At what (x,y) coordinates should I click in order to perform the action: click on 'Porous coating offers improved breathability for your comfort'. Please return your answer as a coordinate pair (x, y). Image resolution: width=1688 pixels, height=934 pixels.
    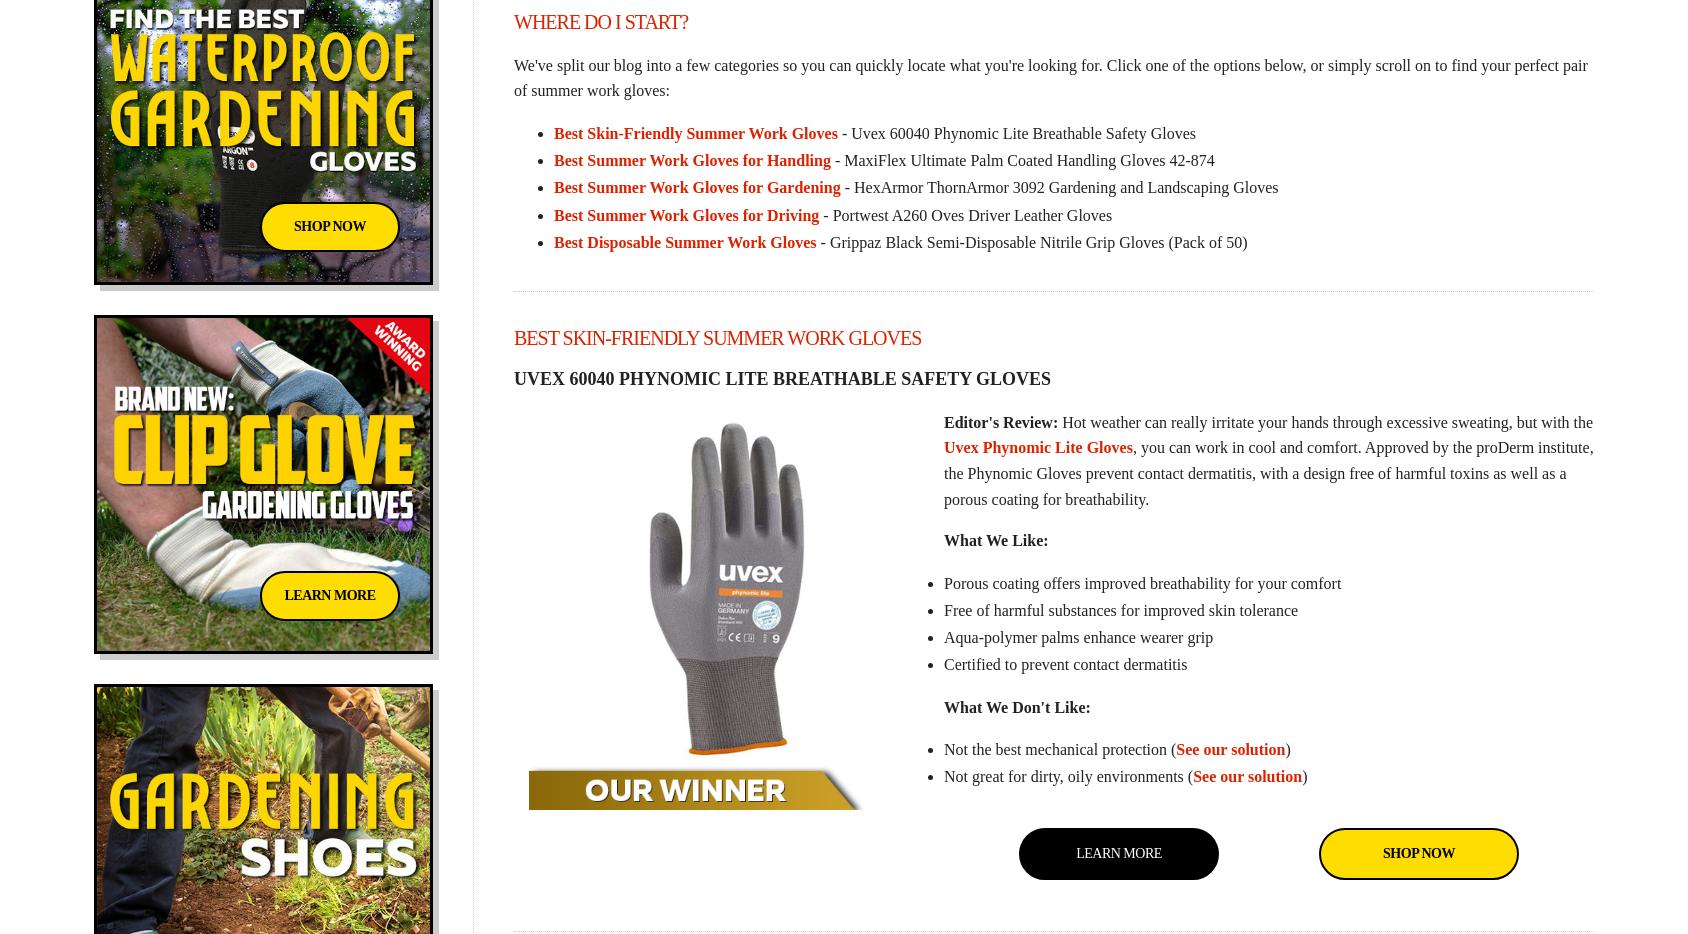
    Looking at the image, I should click on (942, 581).